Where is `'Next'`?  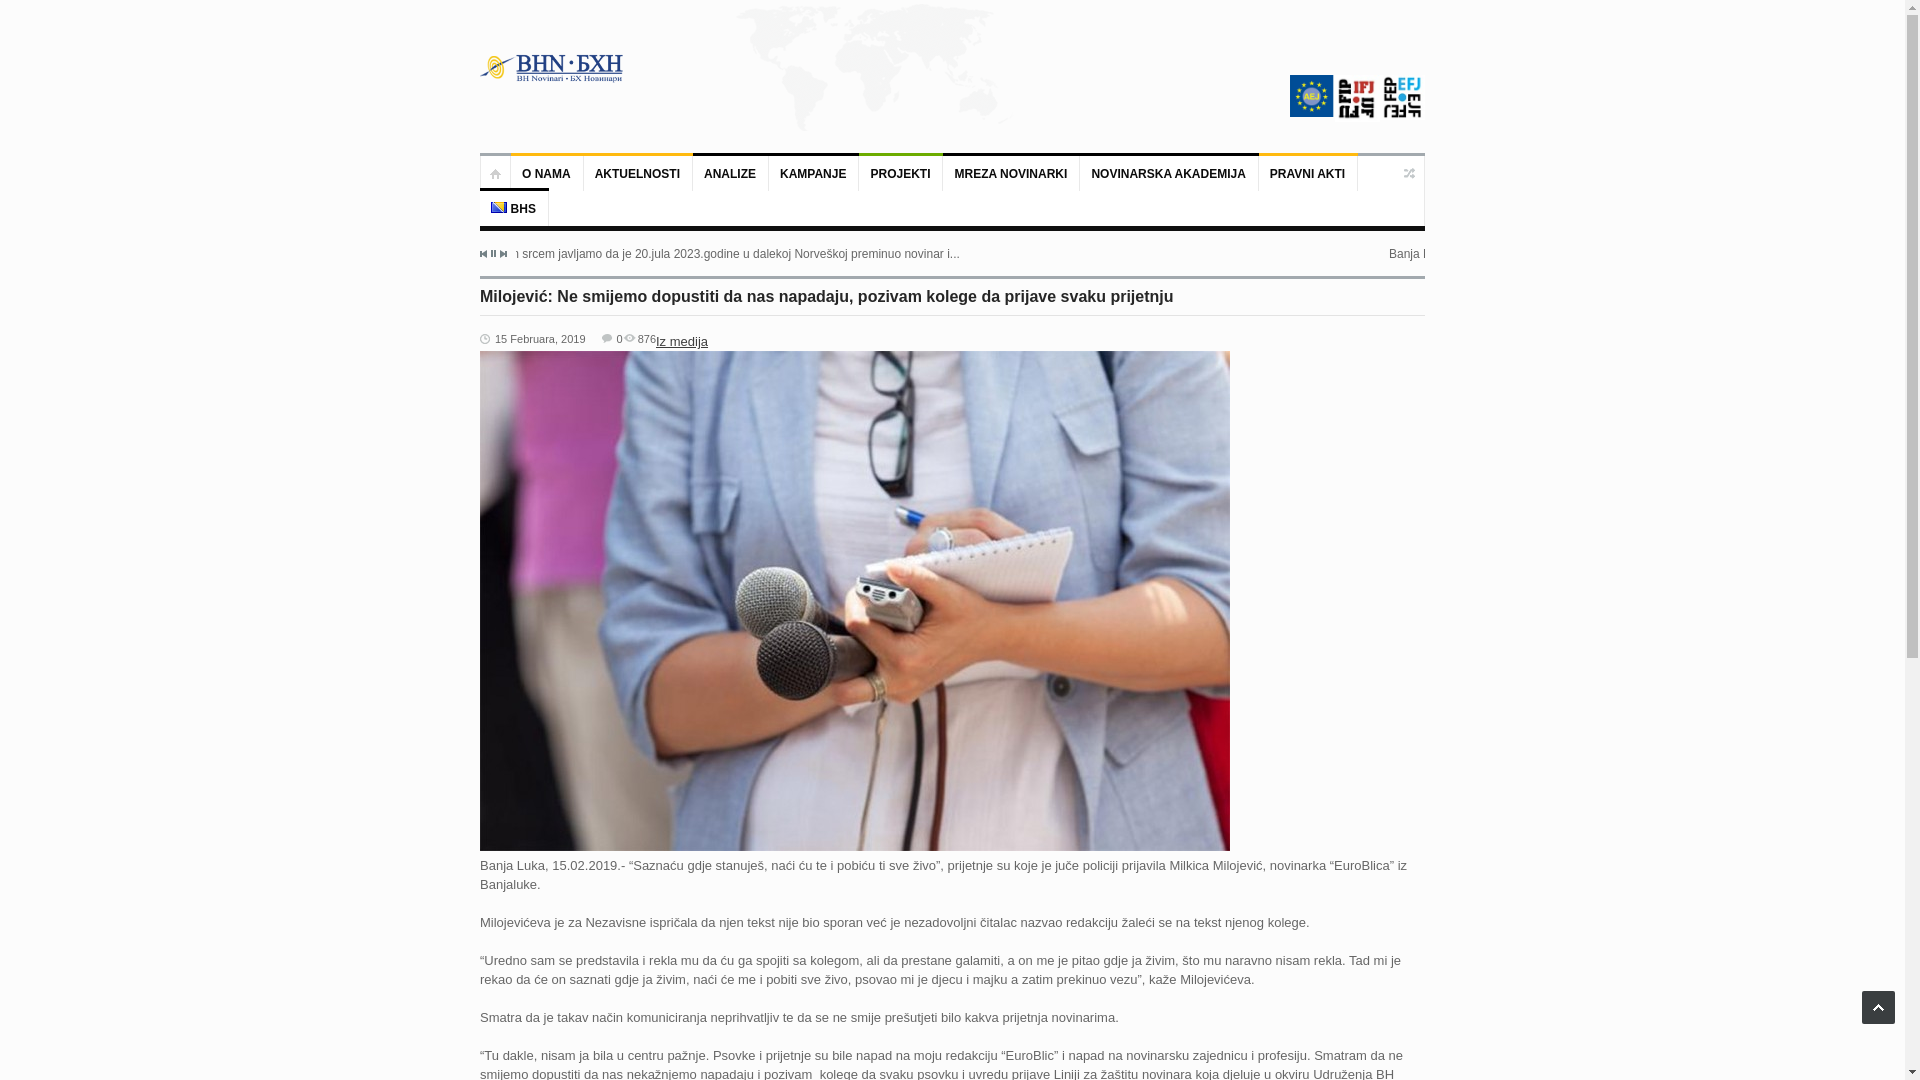
'Next' is located at coordinates (499, 253).